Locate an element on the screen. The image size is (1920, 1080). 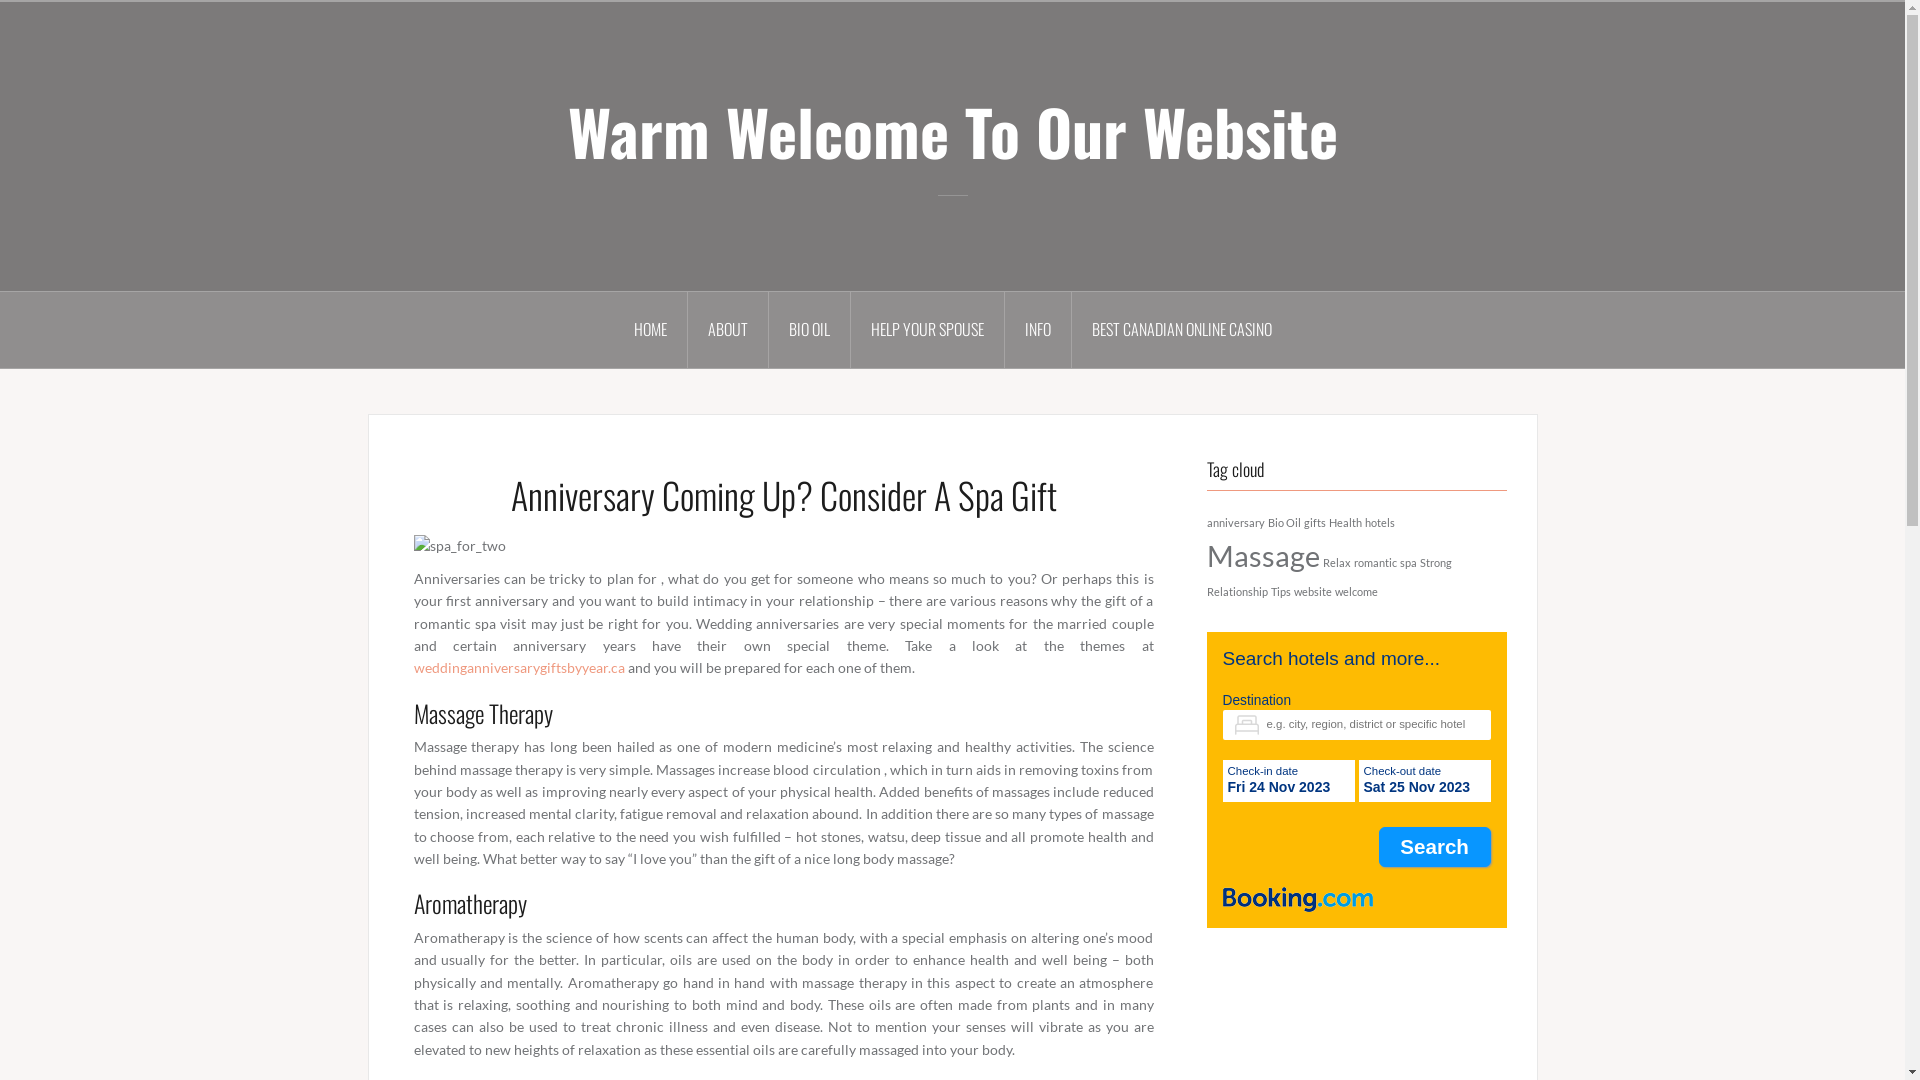
'Strong Relationship' is located at coordinates (1328, 577).